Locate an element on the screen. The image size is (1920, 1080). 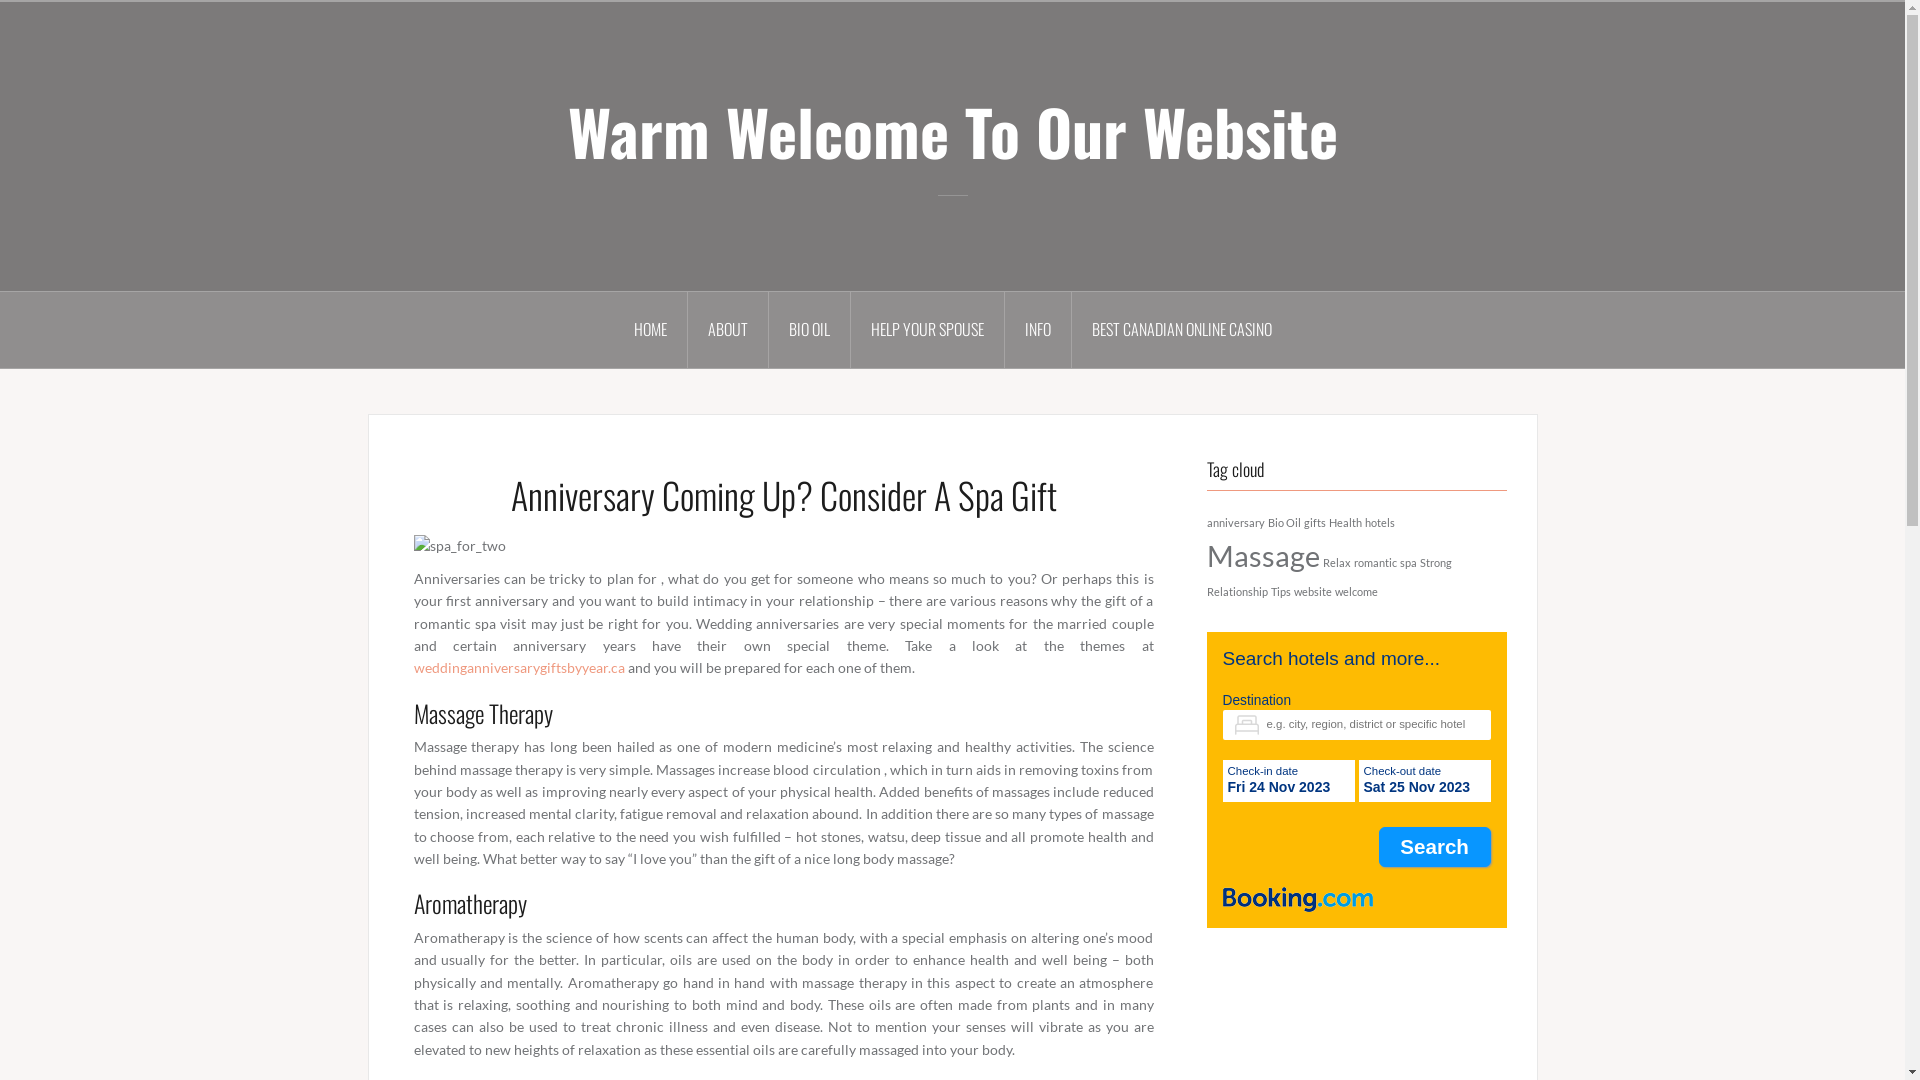
'Strong Relationship' is located at coordinates (1328, 577).